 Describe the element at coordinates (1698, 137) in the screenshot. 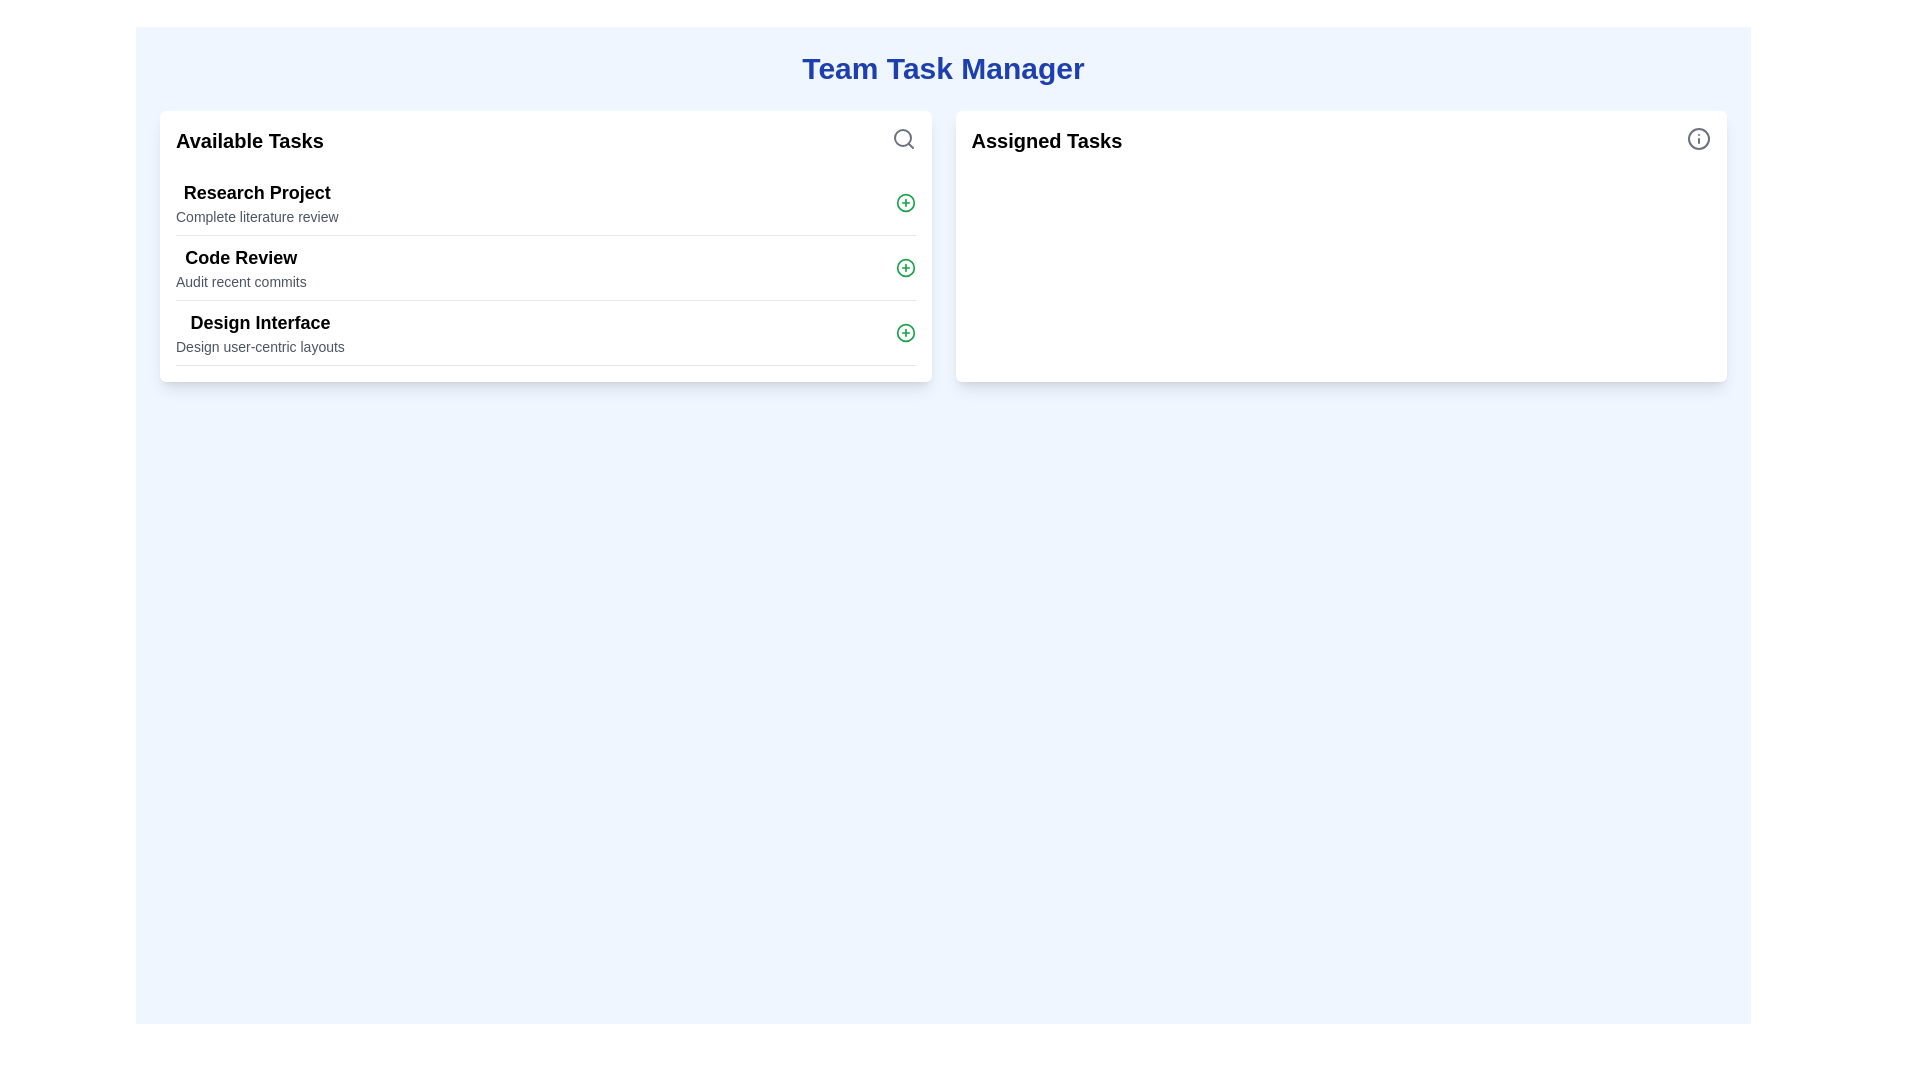

I see `the circular gray icon with a central dot and vertical line located at the top-right corner of the 'Assigned Tasks' card` at that location.